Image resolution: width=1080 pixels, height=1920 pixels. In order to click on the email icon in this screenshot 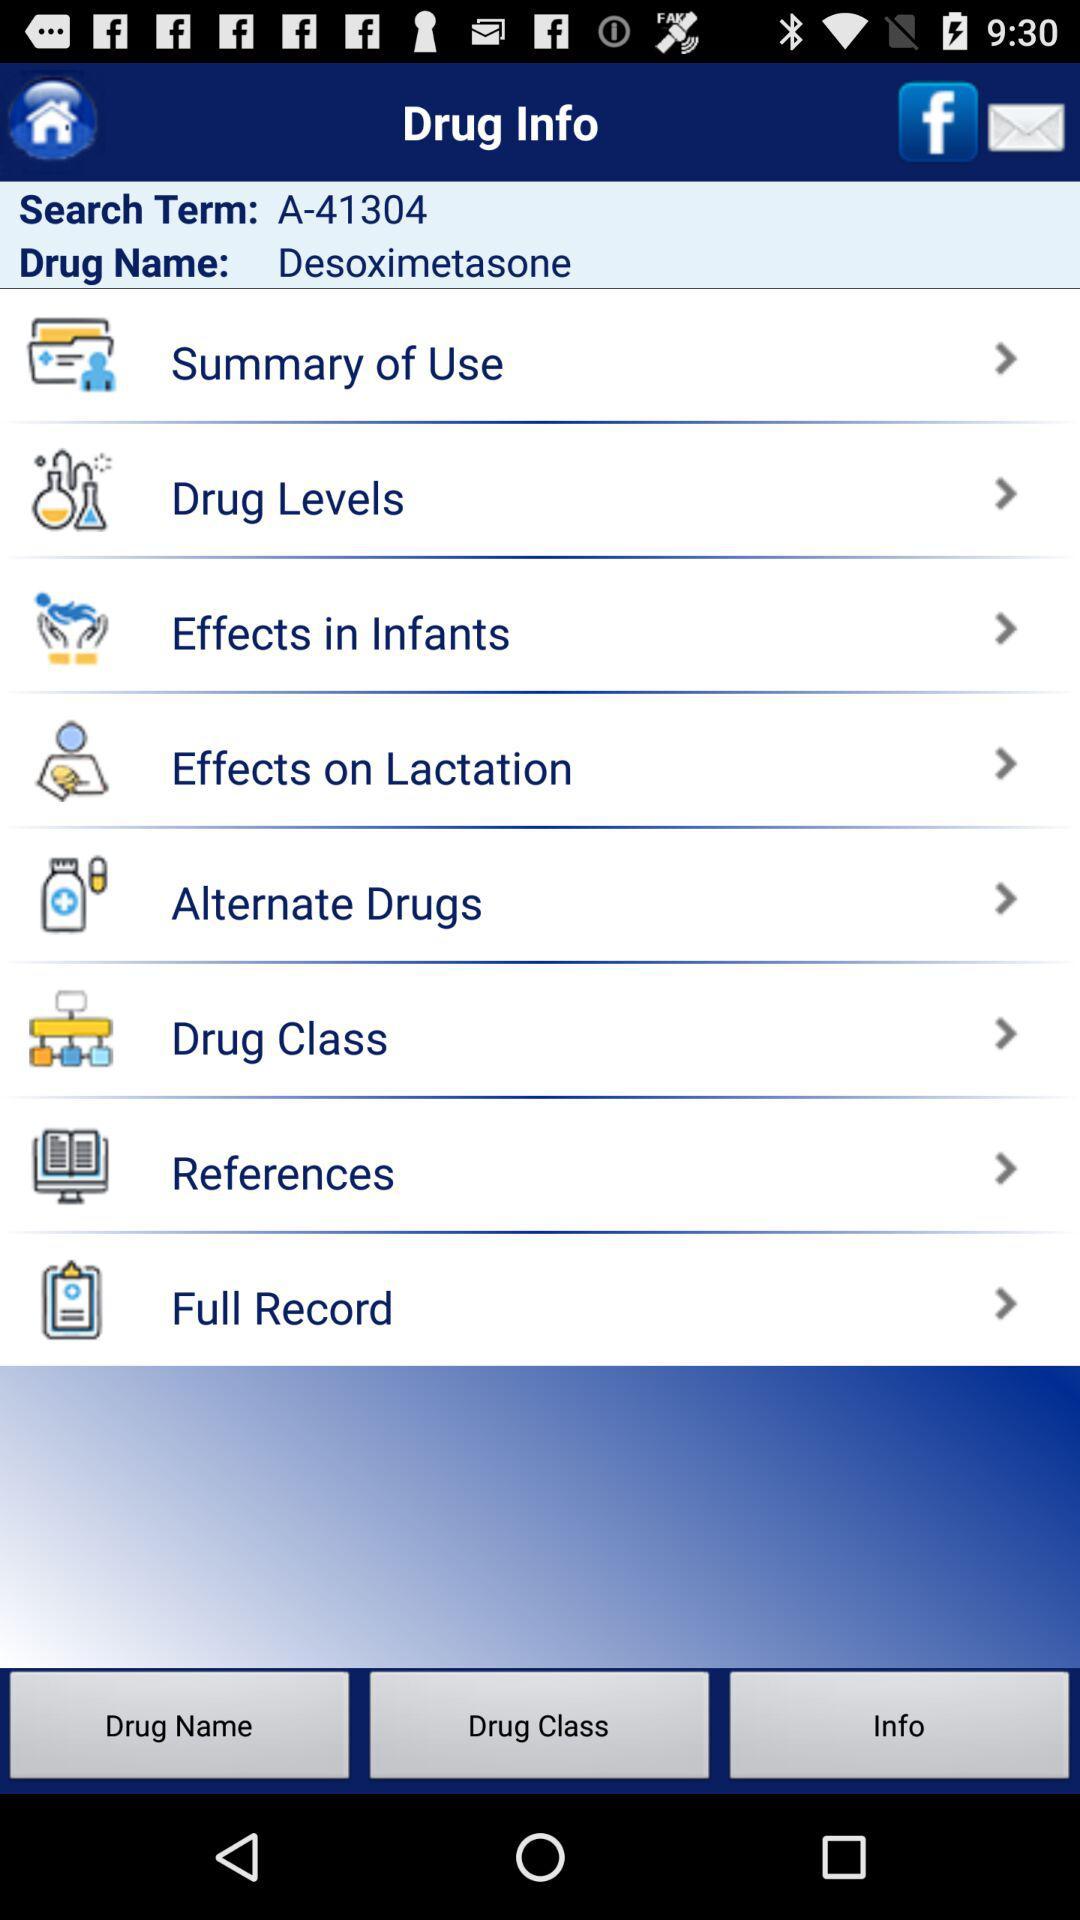, I will do `click(1027, 129)`.